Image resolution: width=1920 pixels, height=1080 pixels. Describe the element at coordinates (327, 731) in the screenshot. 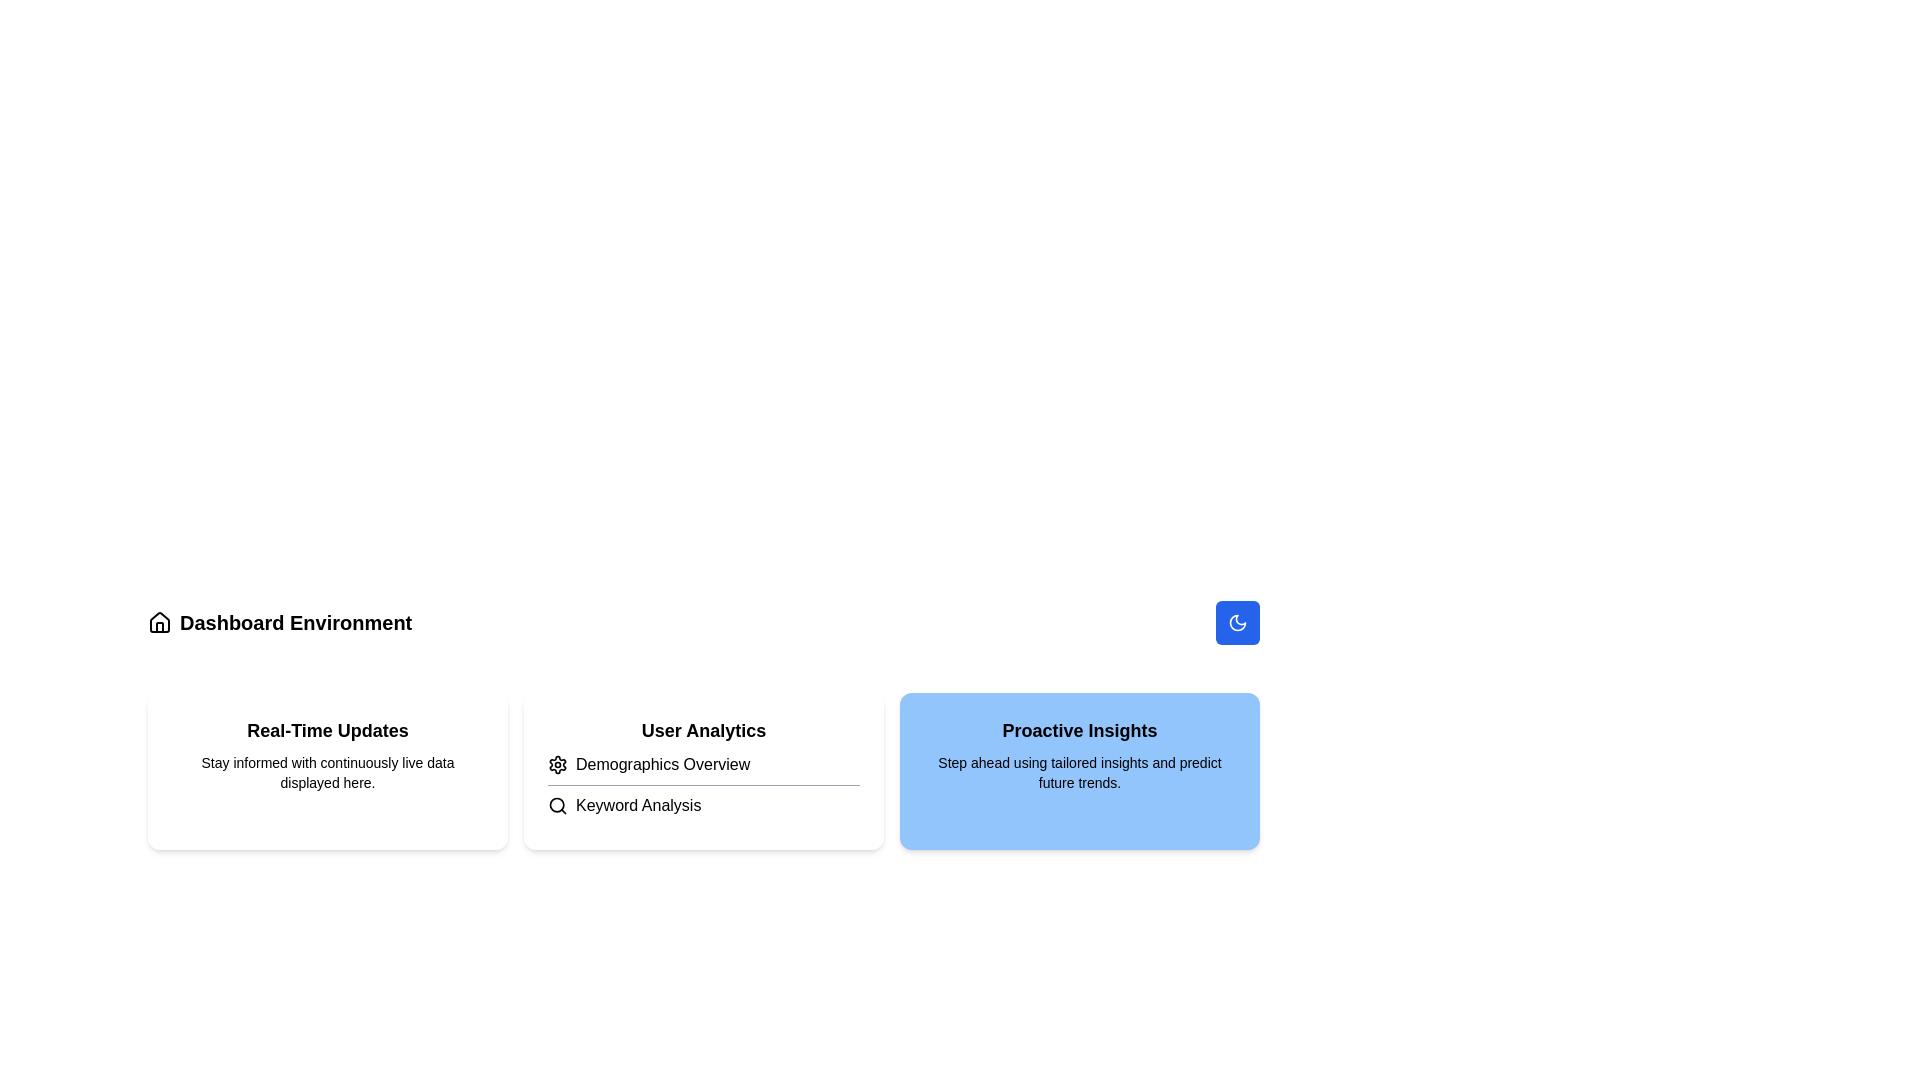

I see `the bold label reading 'Real-Time Updates' located at the top of a card-like component` at that location.